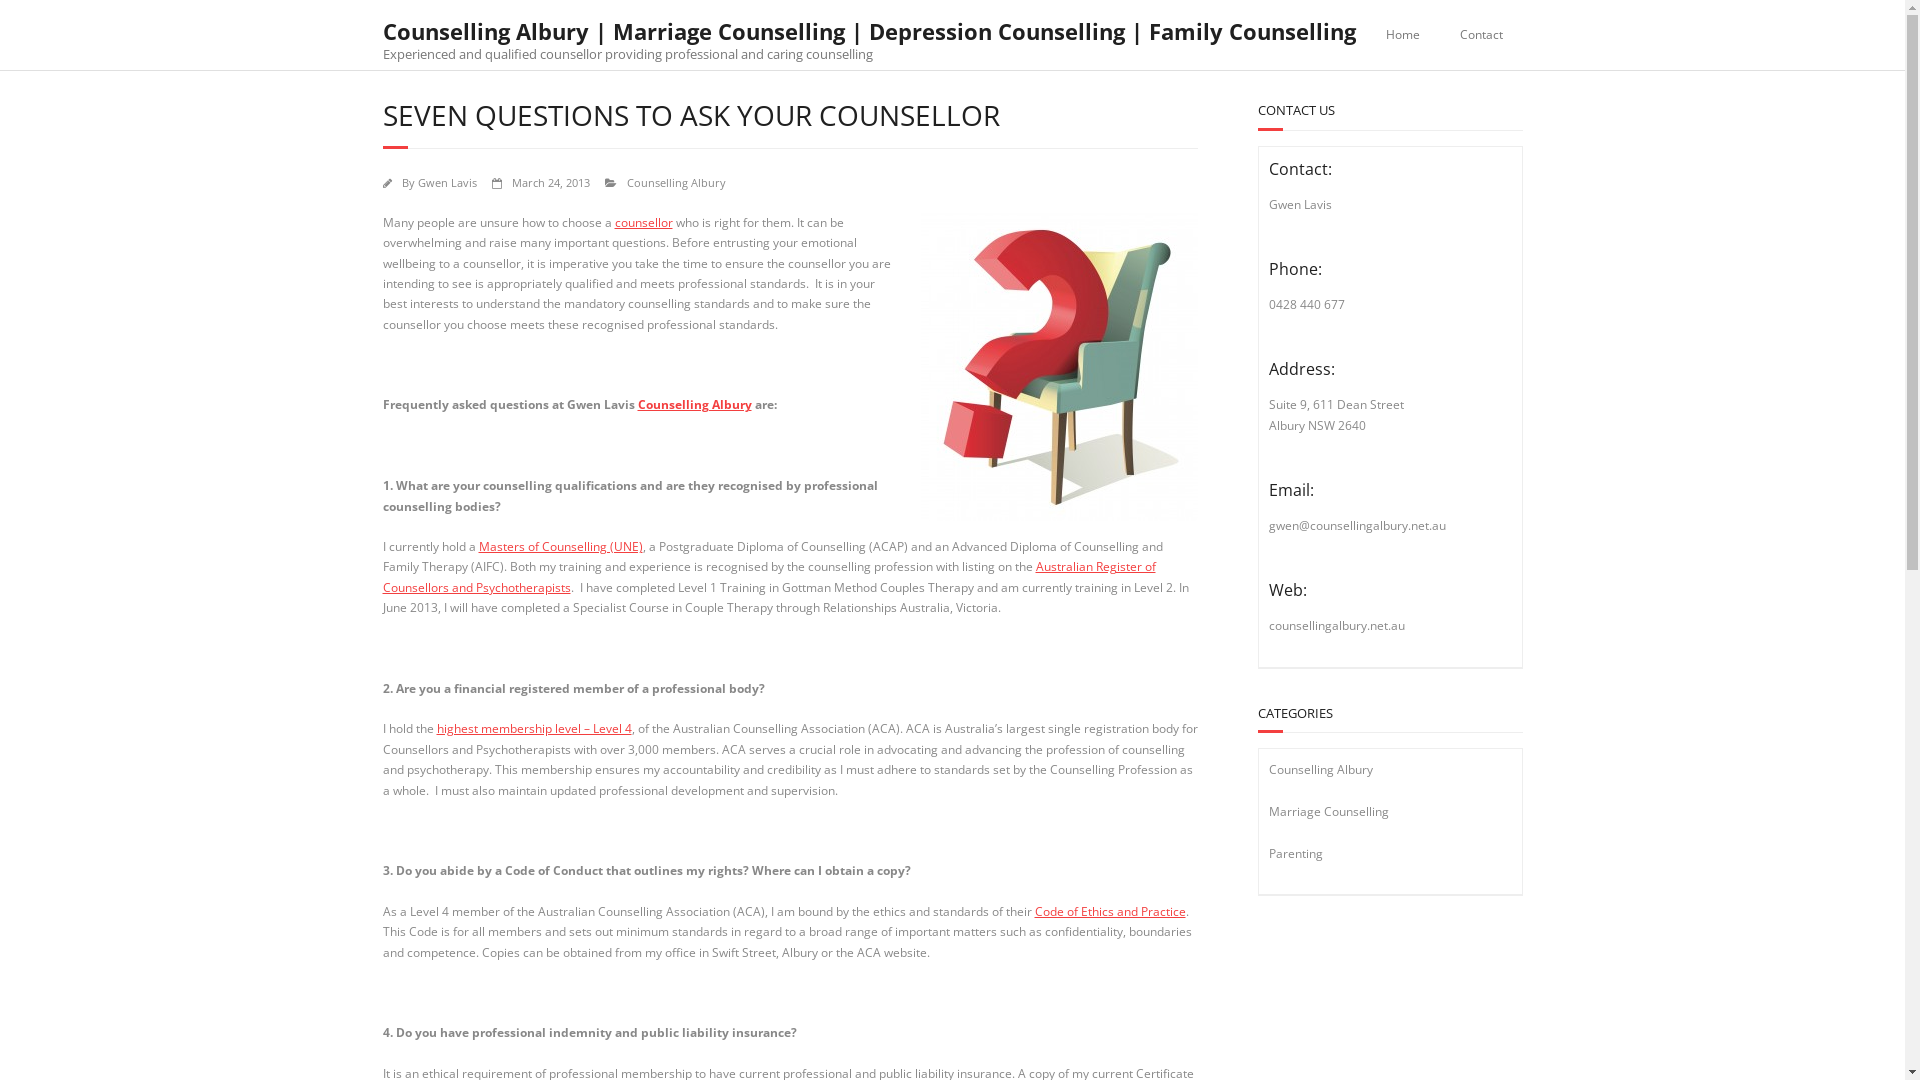  I want to click on 'Code of Ethics and Practice', so click(1108, 911).